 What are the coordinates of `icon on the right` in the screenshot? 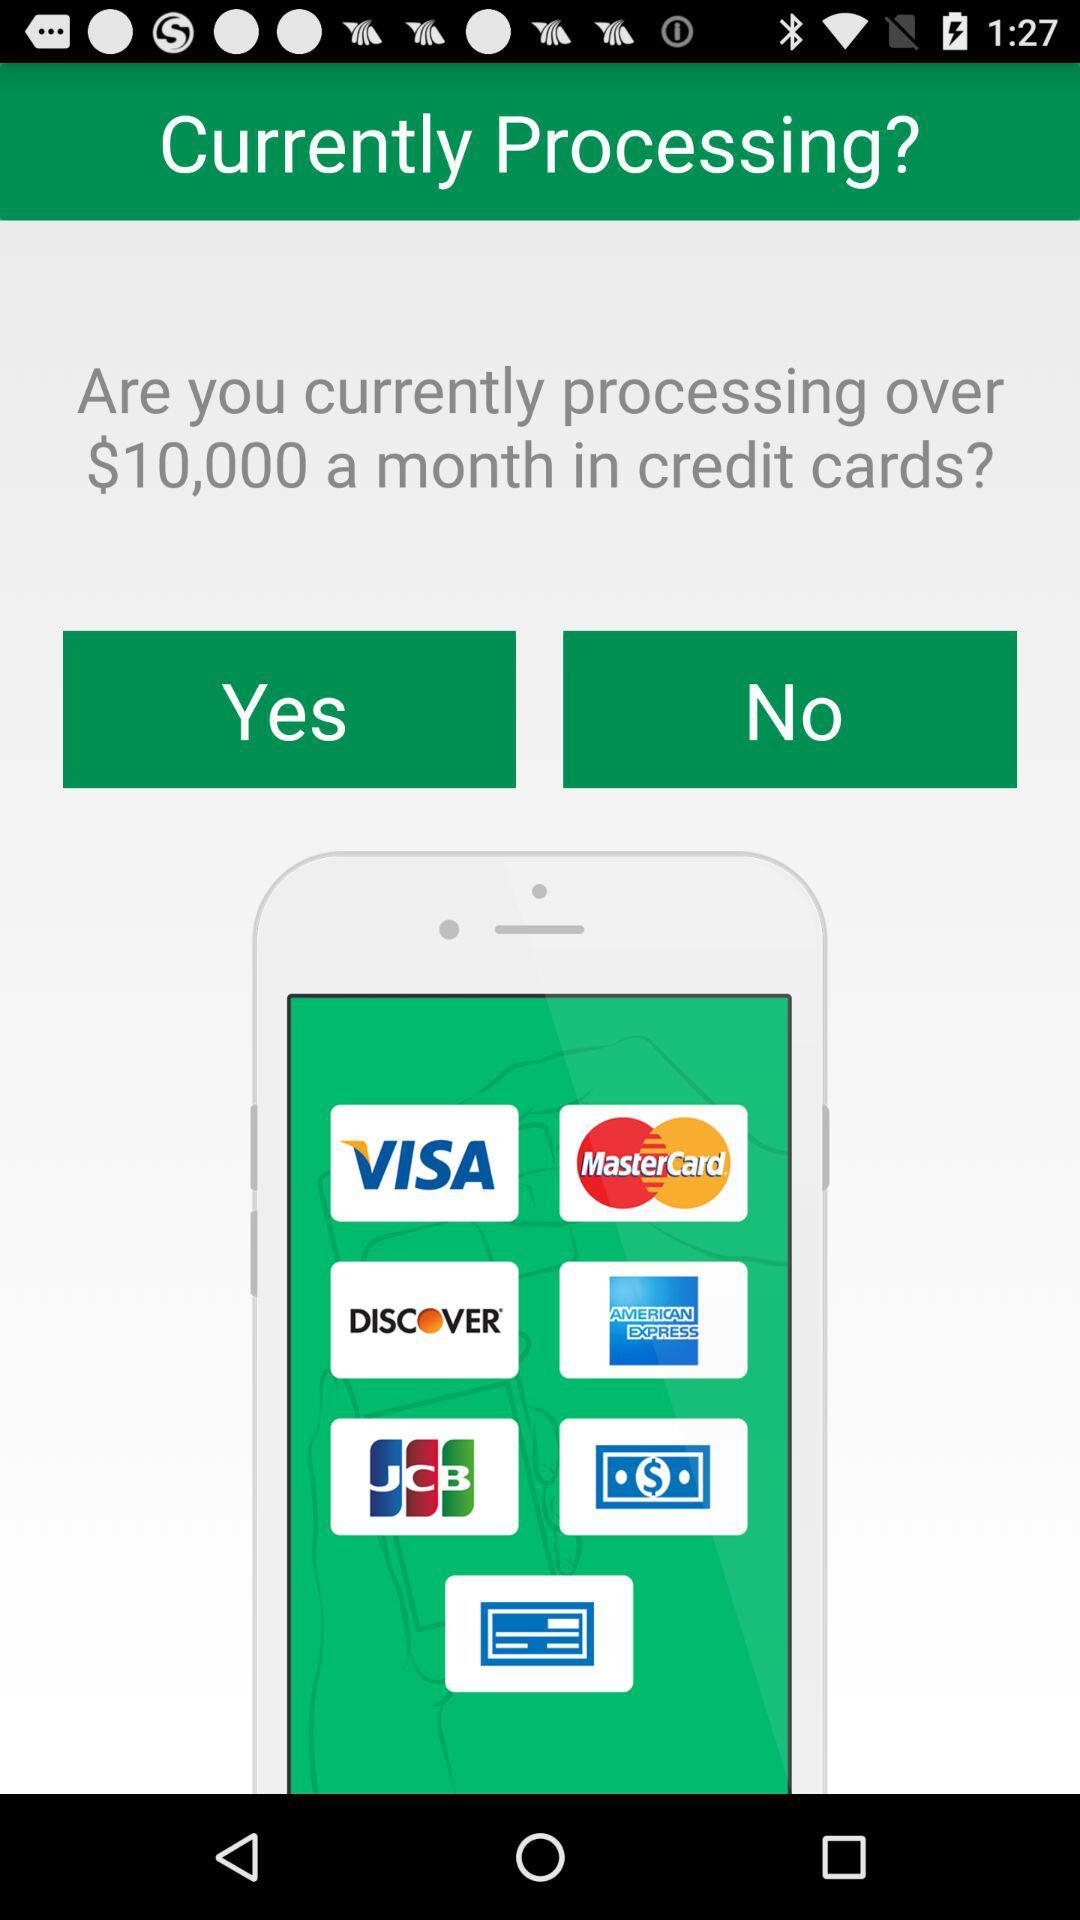 It's located at (789, 709).